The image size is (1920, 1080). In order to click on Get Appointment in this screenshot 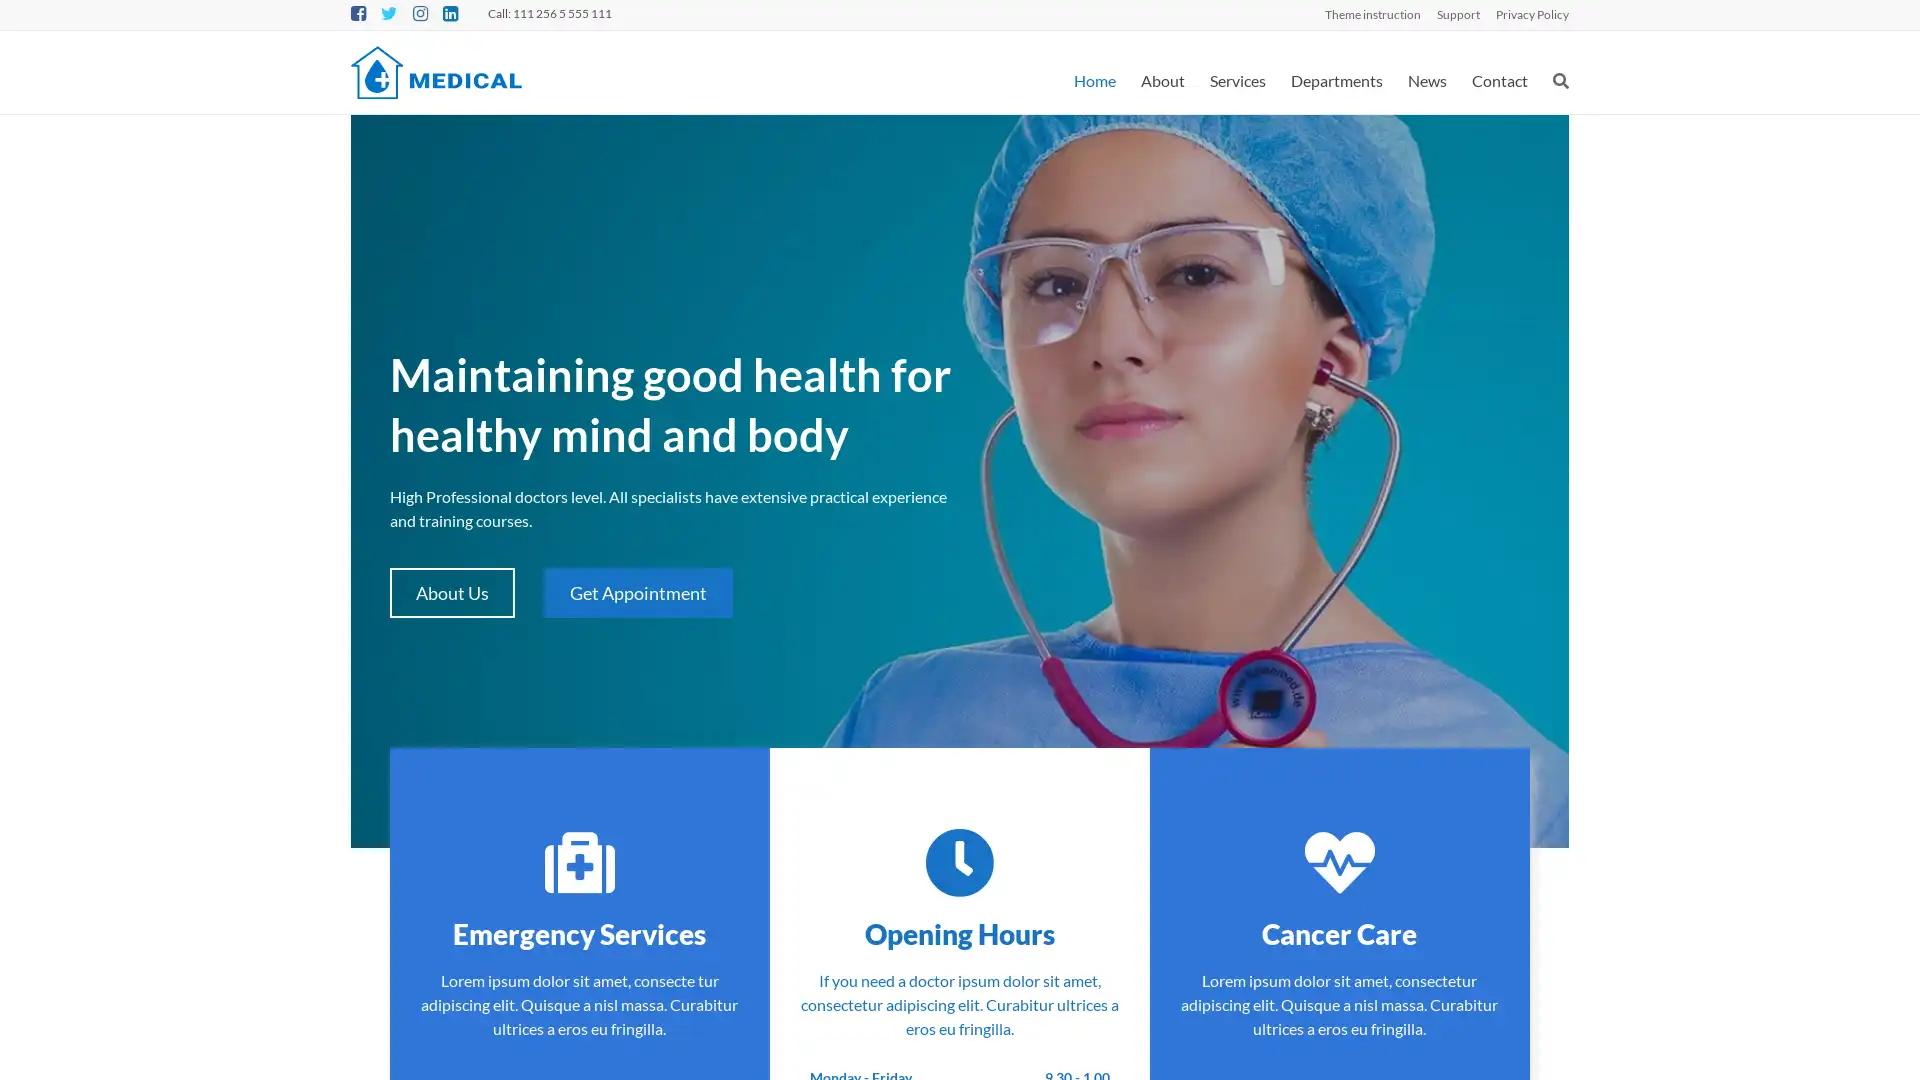, I will do `click(636, 592)`.